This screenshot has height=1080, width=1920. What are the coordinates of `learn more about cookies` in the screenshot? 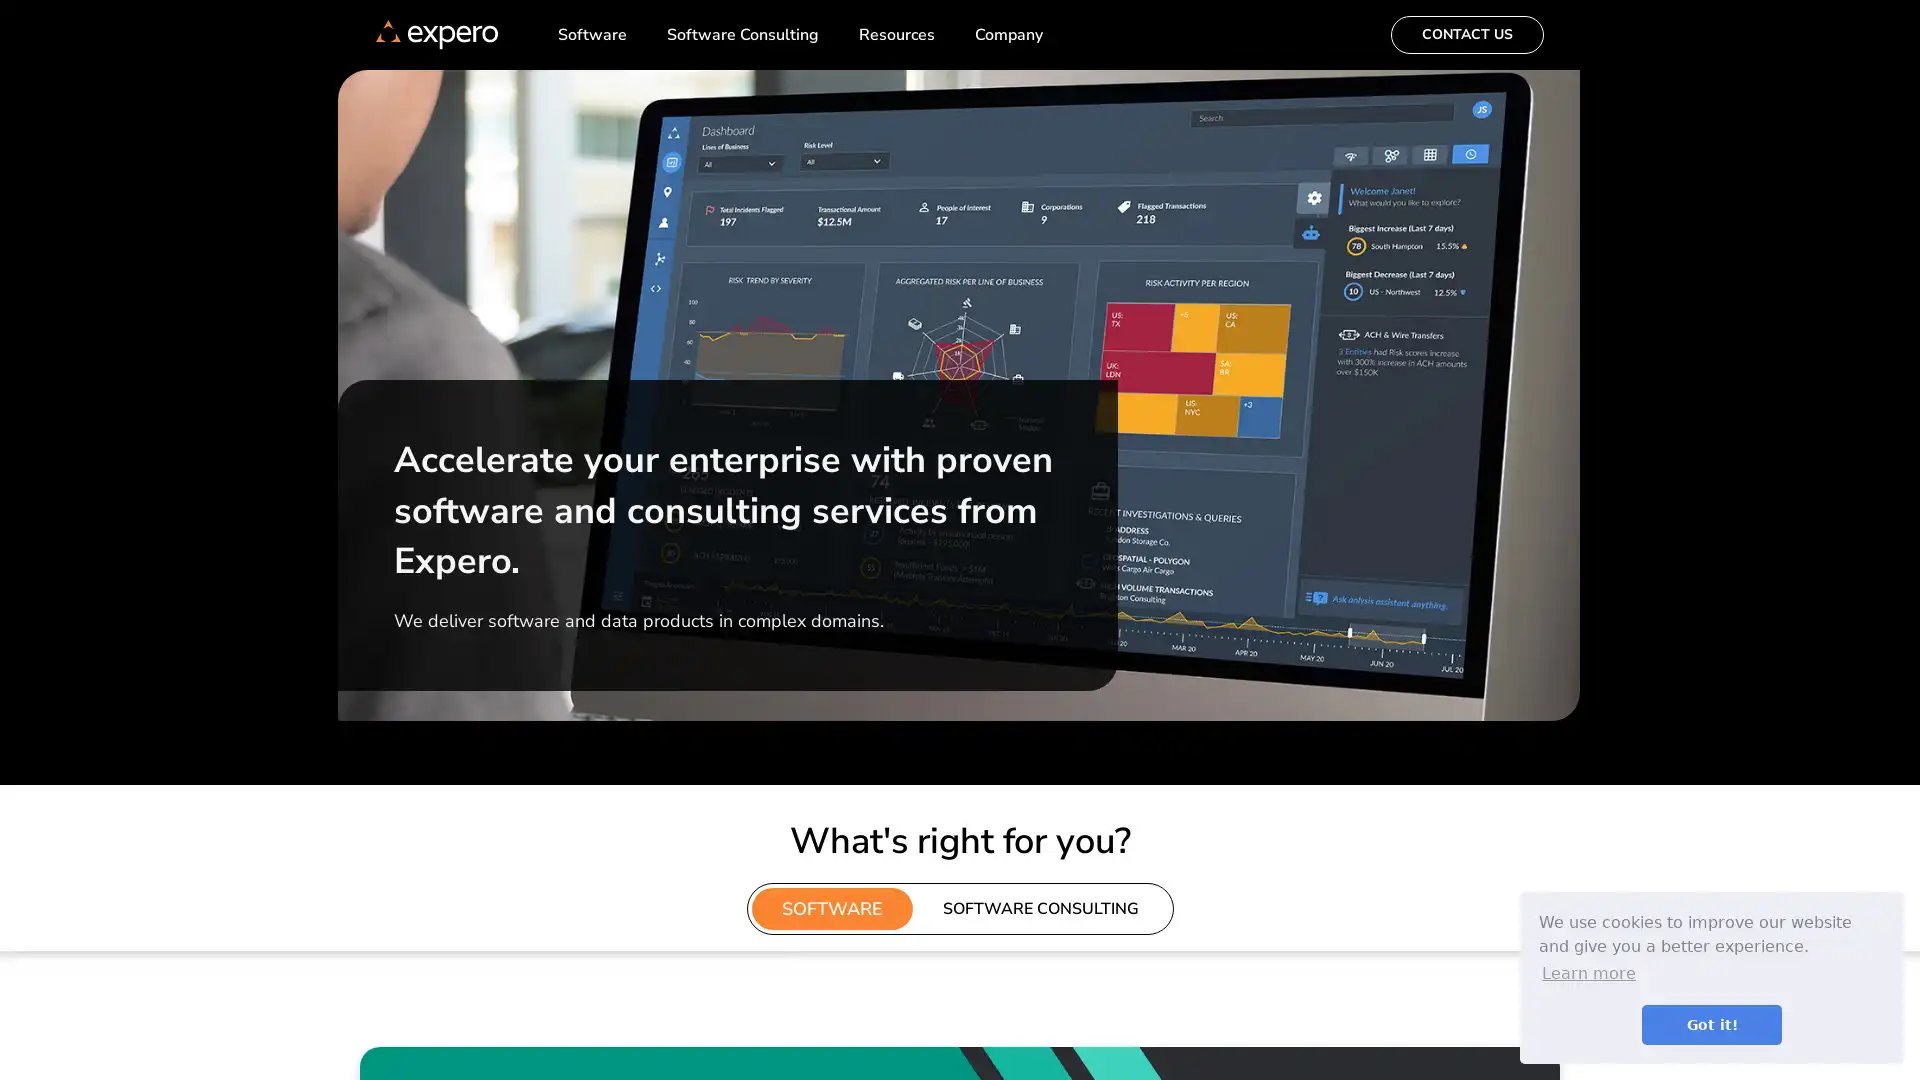 It's located at (1587, 972).